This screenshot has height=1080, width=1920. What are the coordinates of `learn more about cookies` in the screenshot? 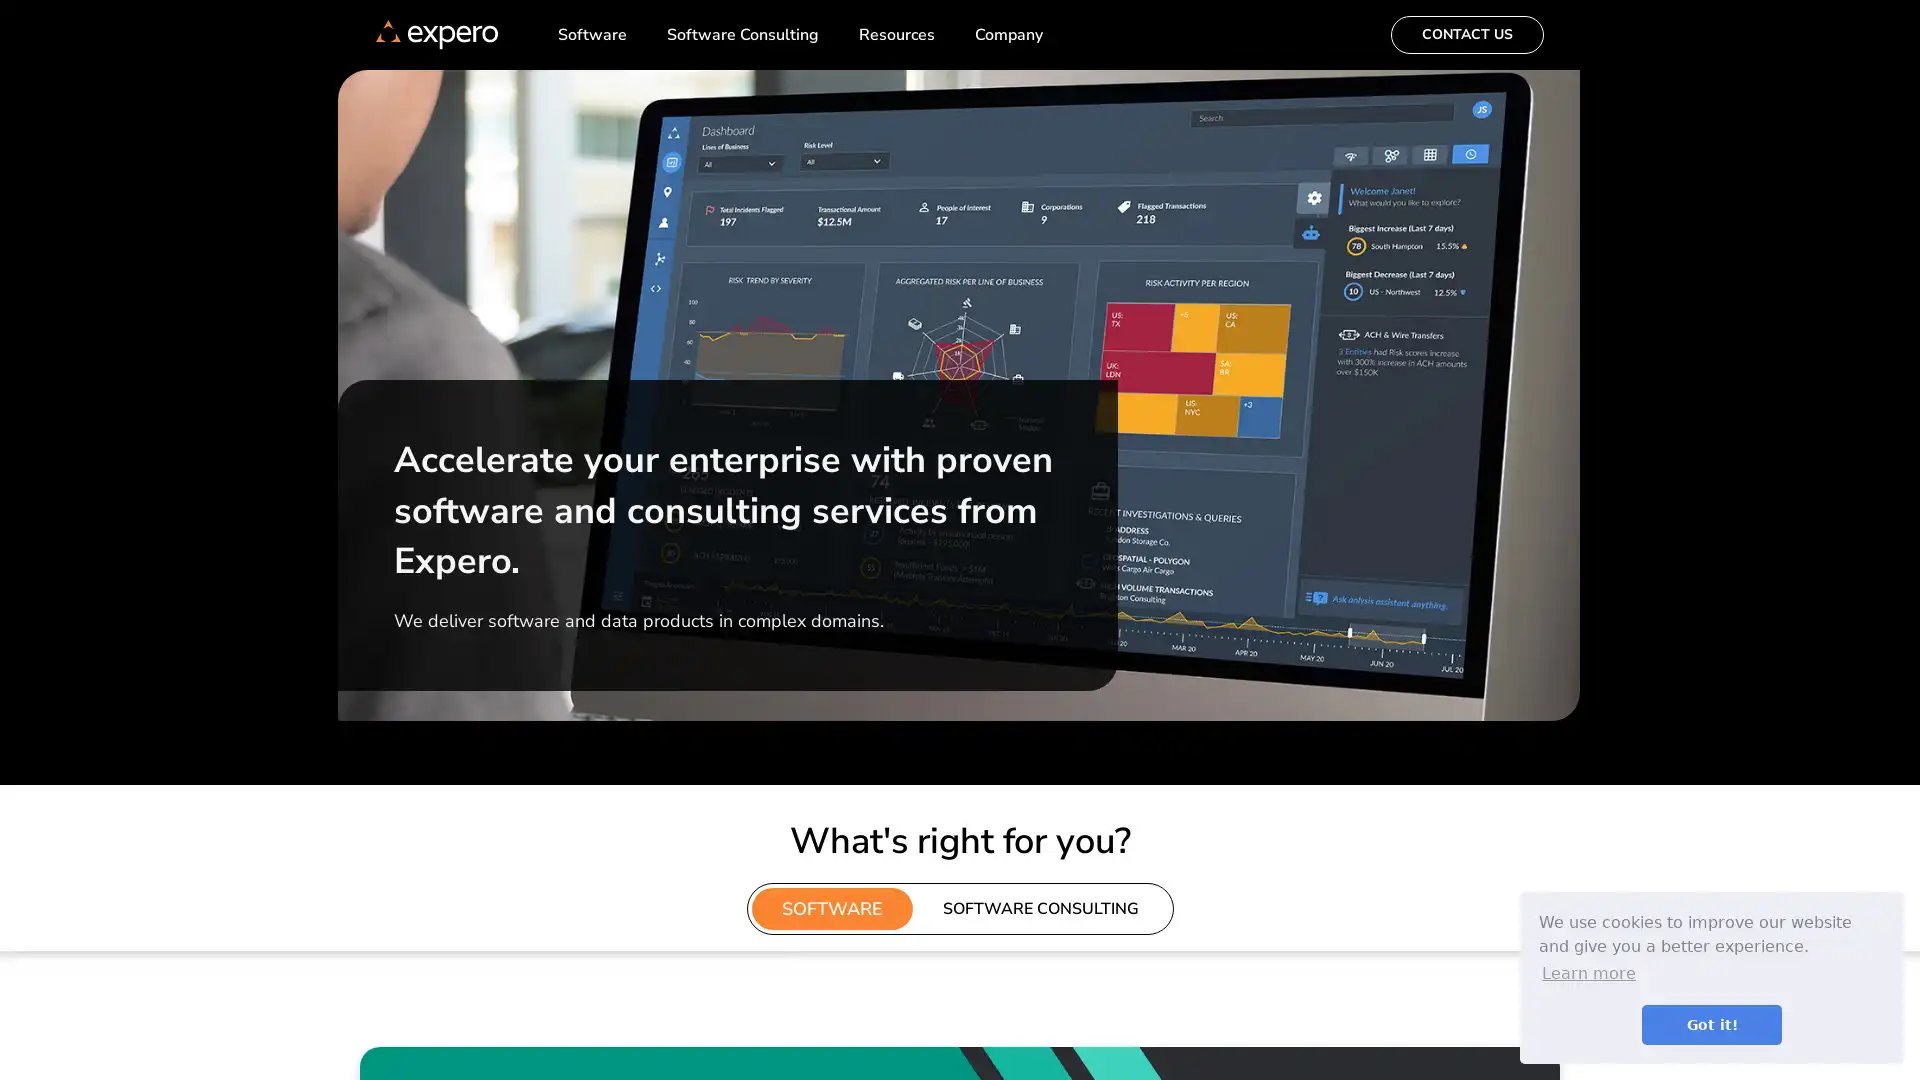 It's located at (1587, 972).